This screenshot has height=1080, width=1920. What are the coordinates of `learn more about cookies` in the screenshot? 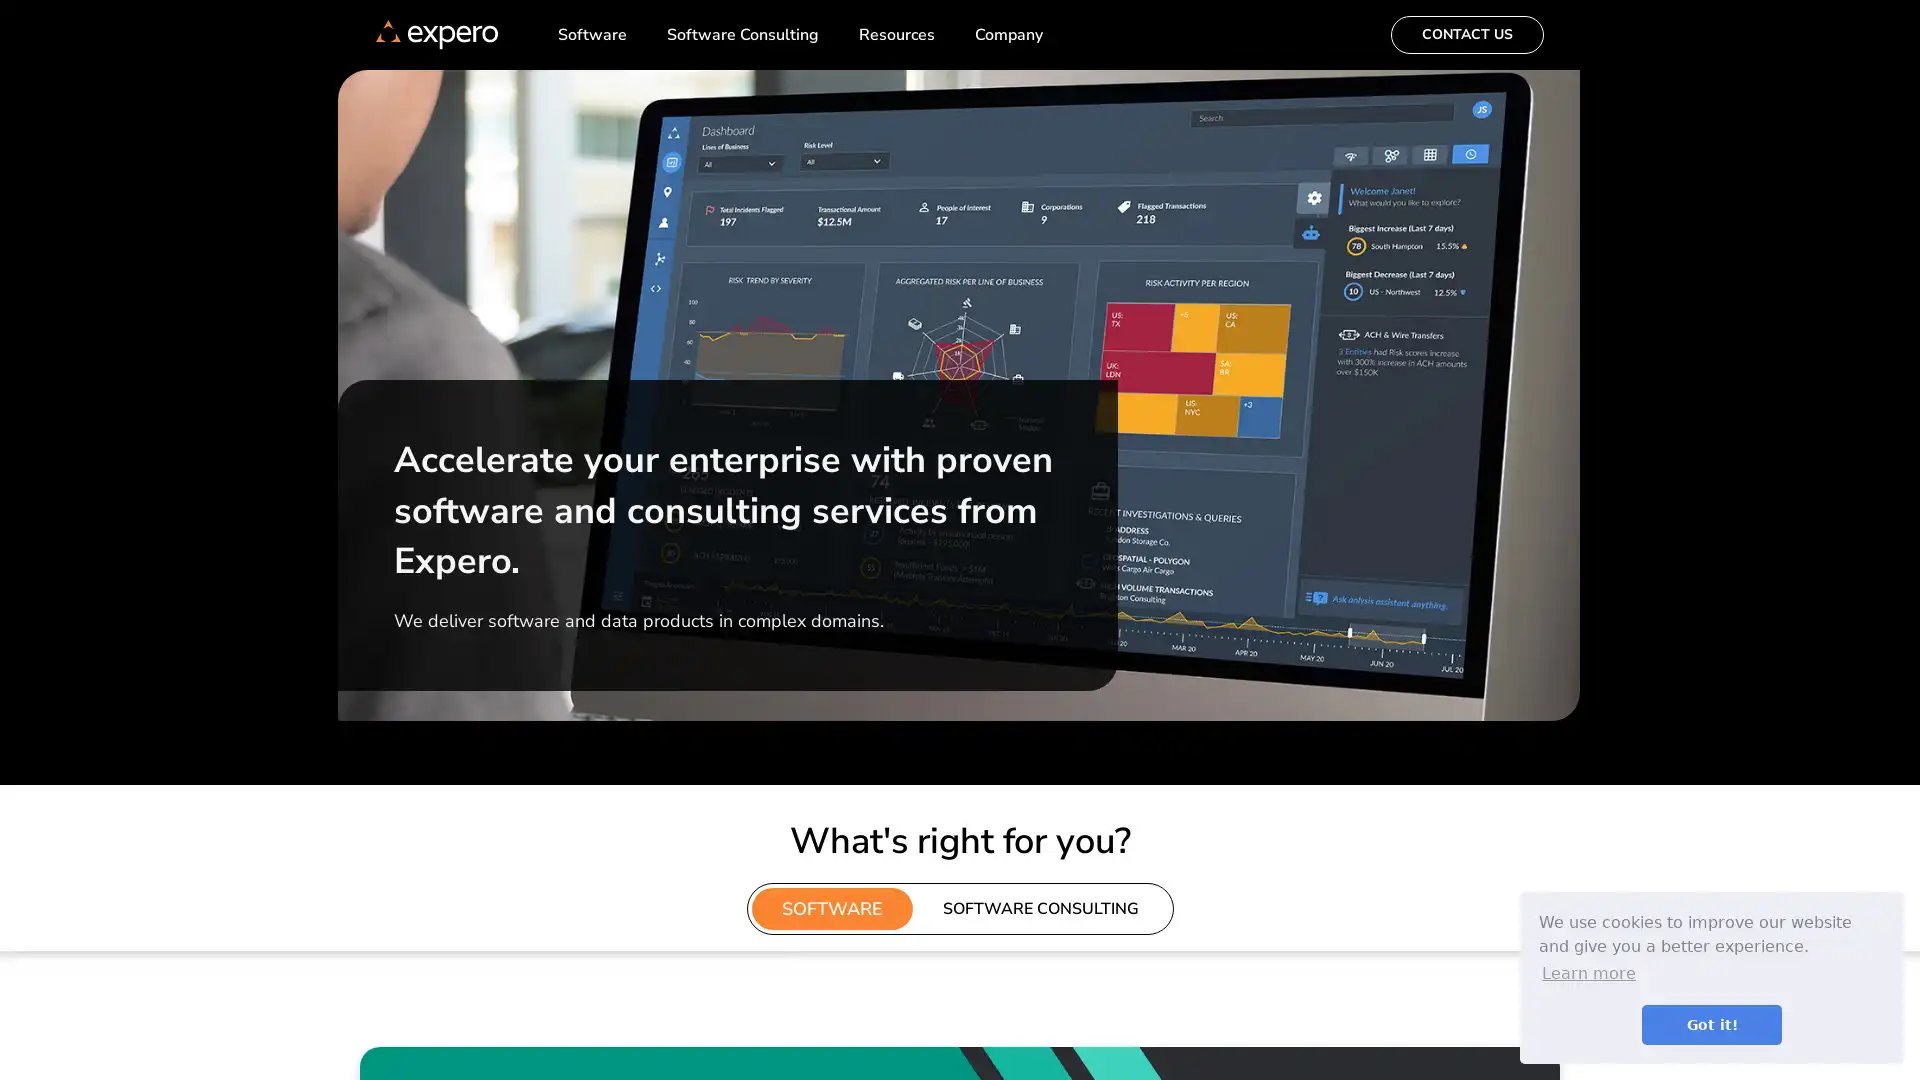 It's located at (1587, 972).